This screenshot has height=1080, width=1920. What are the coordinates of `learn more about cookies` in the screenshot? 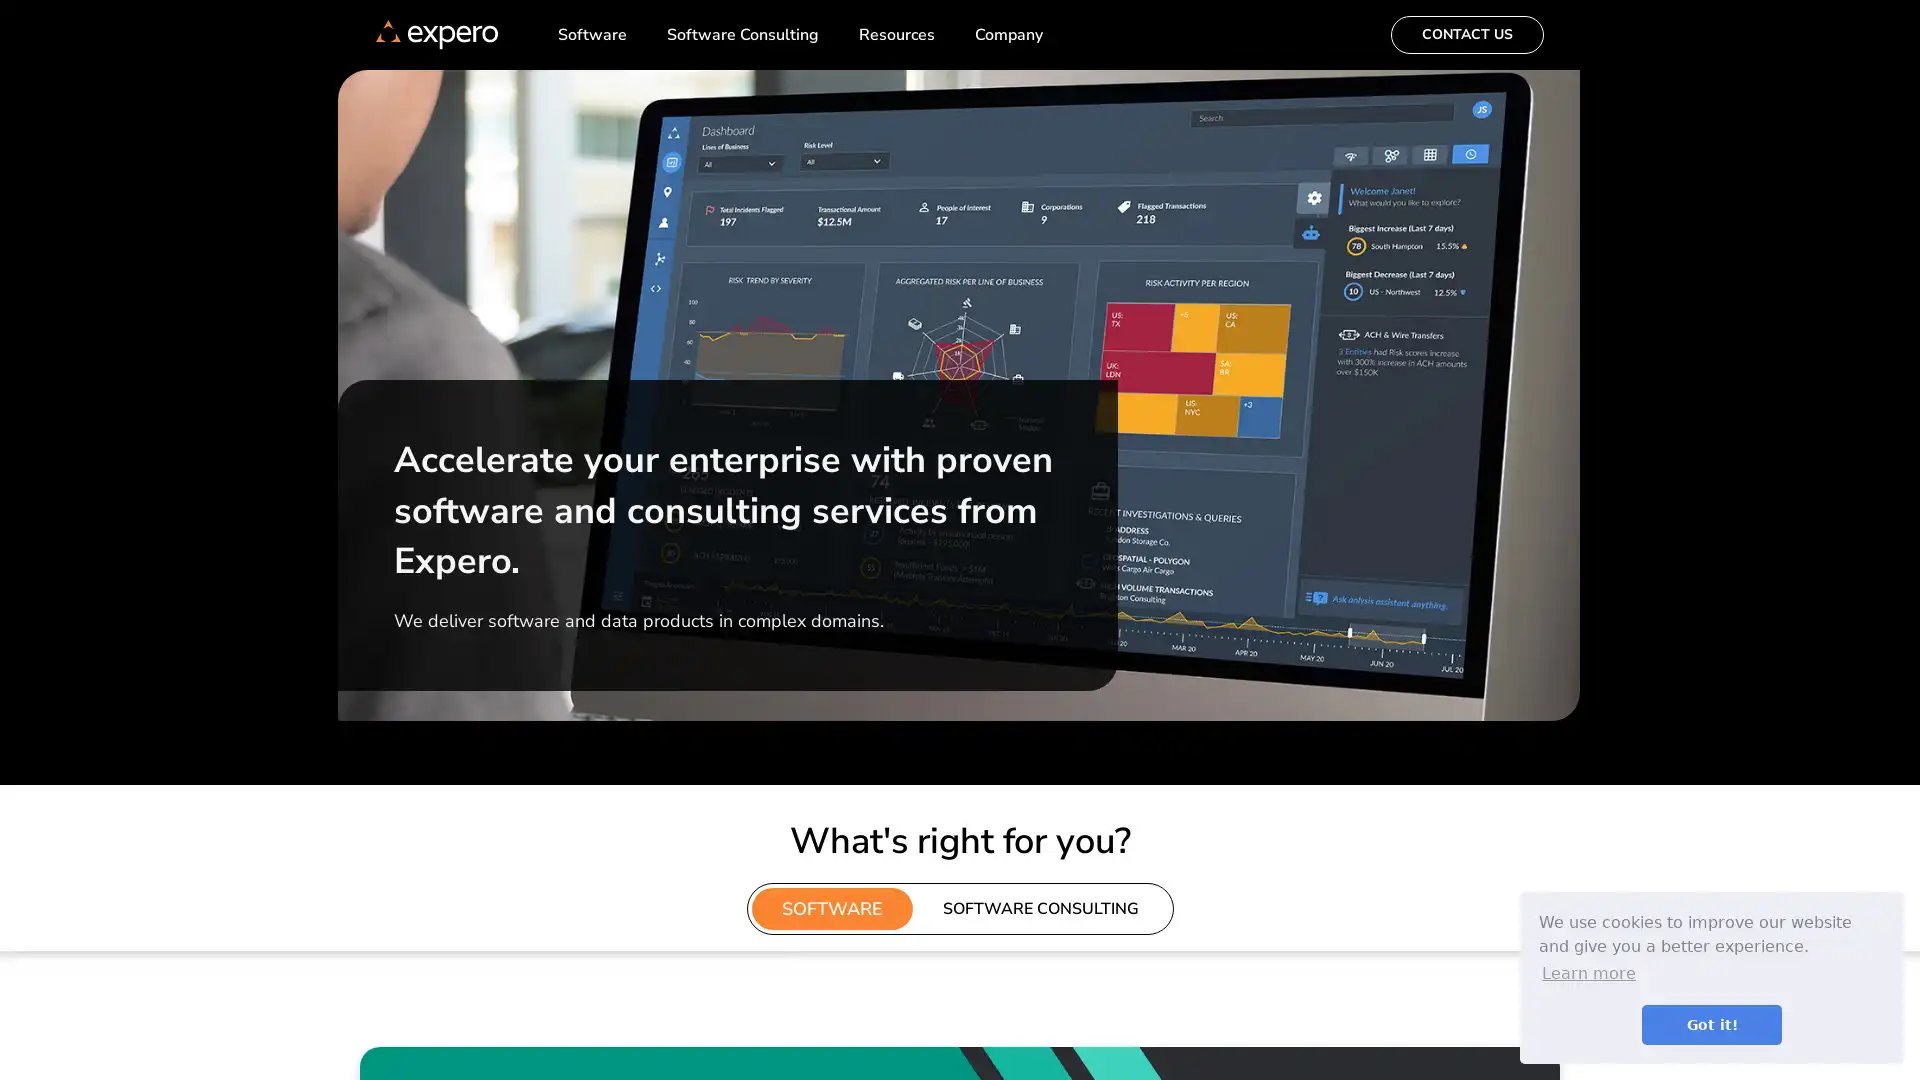 It's located at (1587, 972).